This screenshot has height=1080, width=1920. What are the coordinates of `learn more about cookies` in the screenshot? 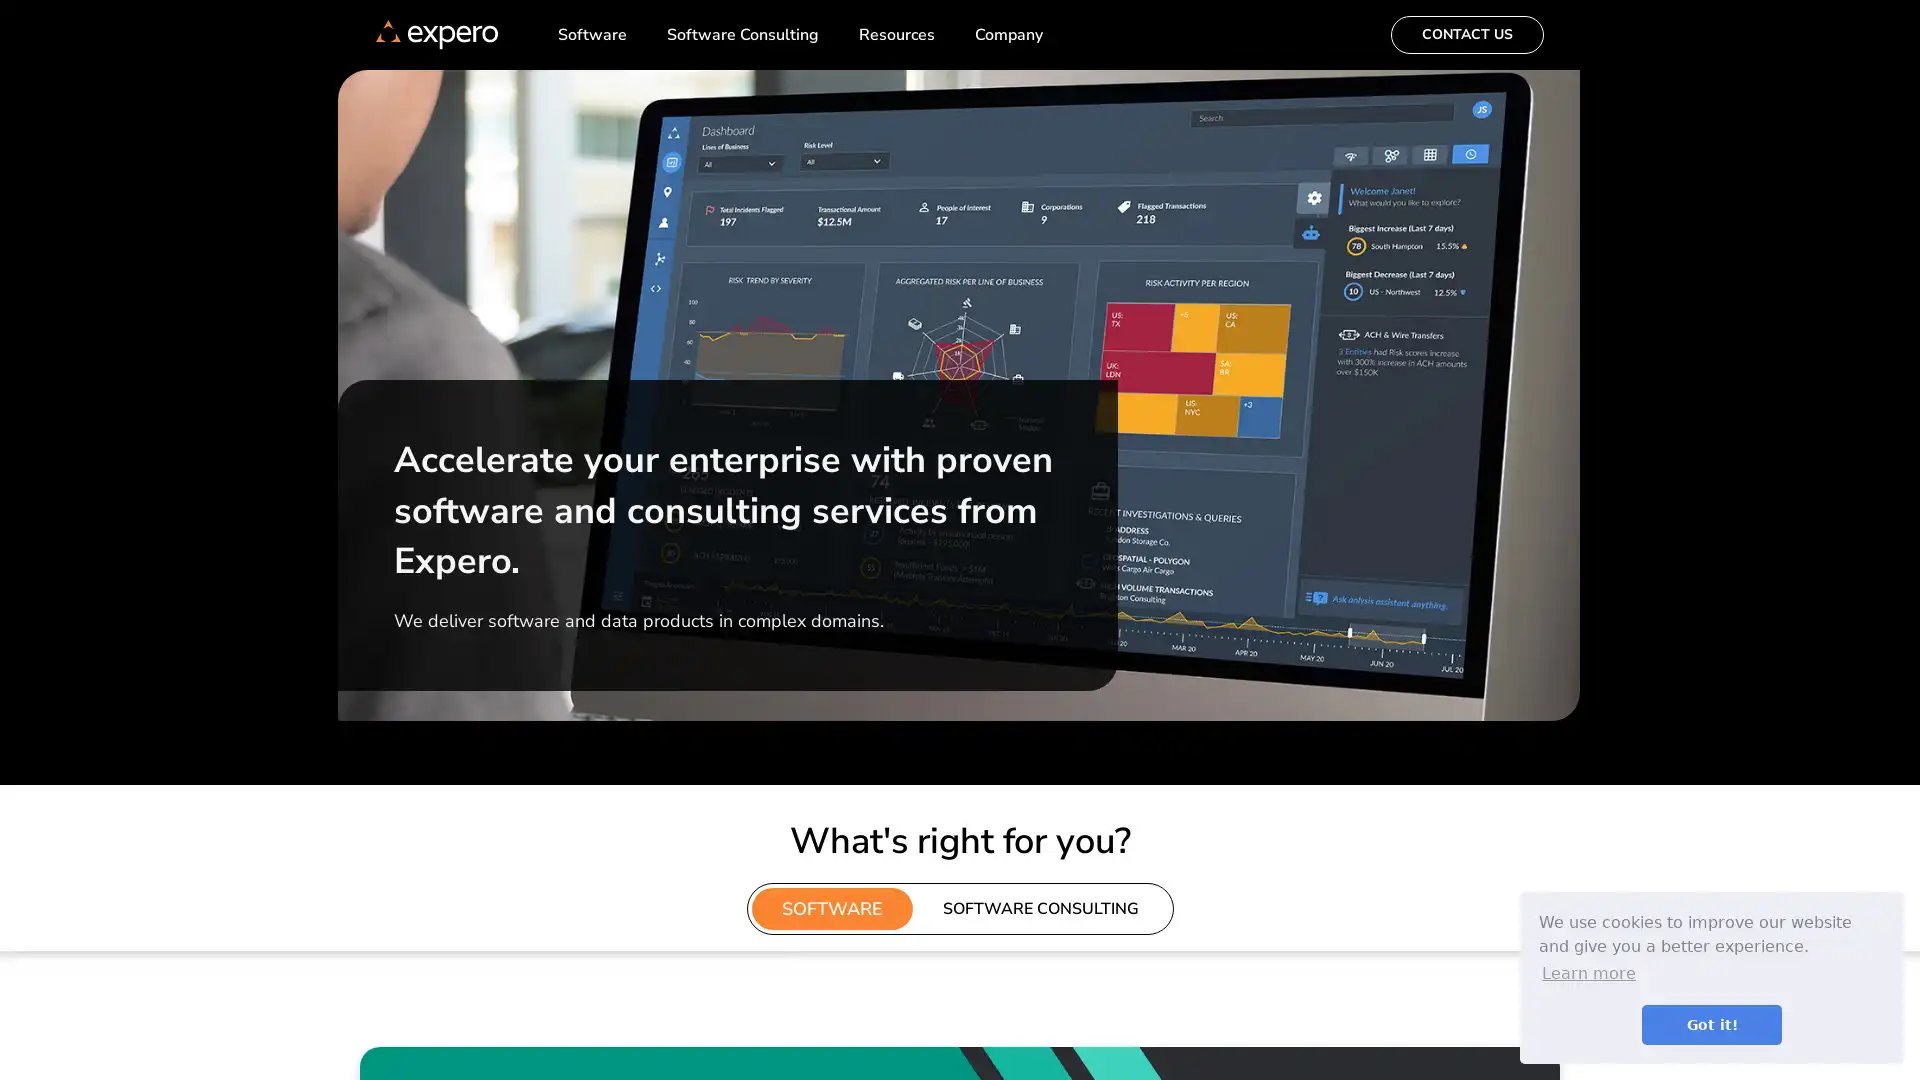 It's located at (1587, 972).